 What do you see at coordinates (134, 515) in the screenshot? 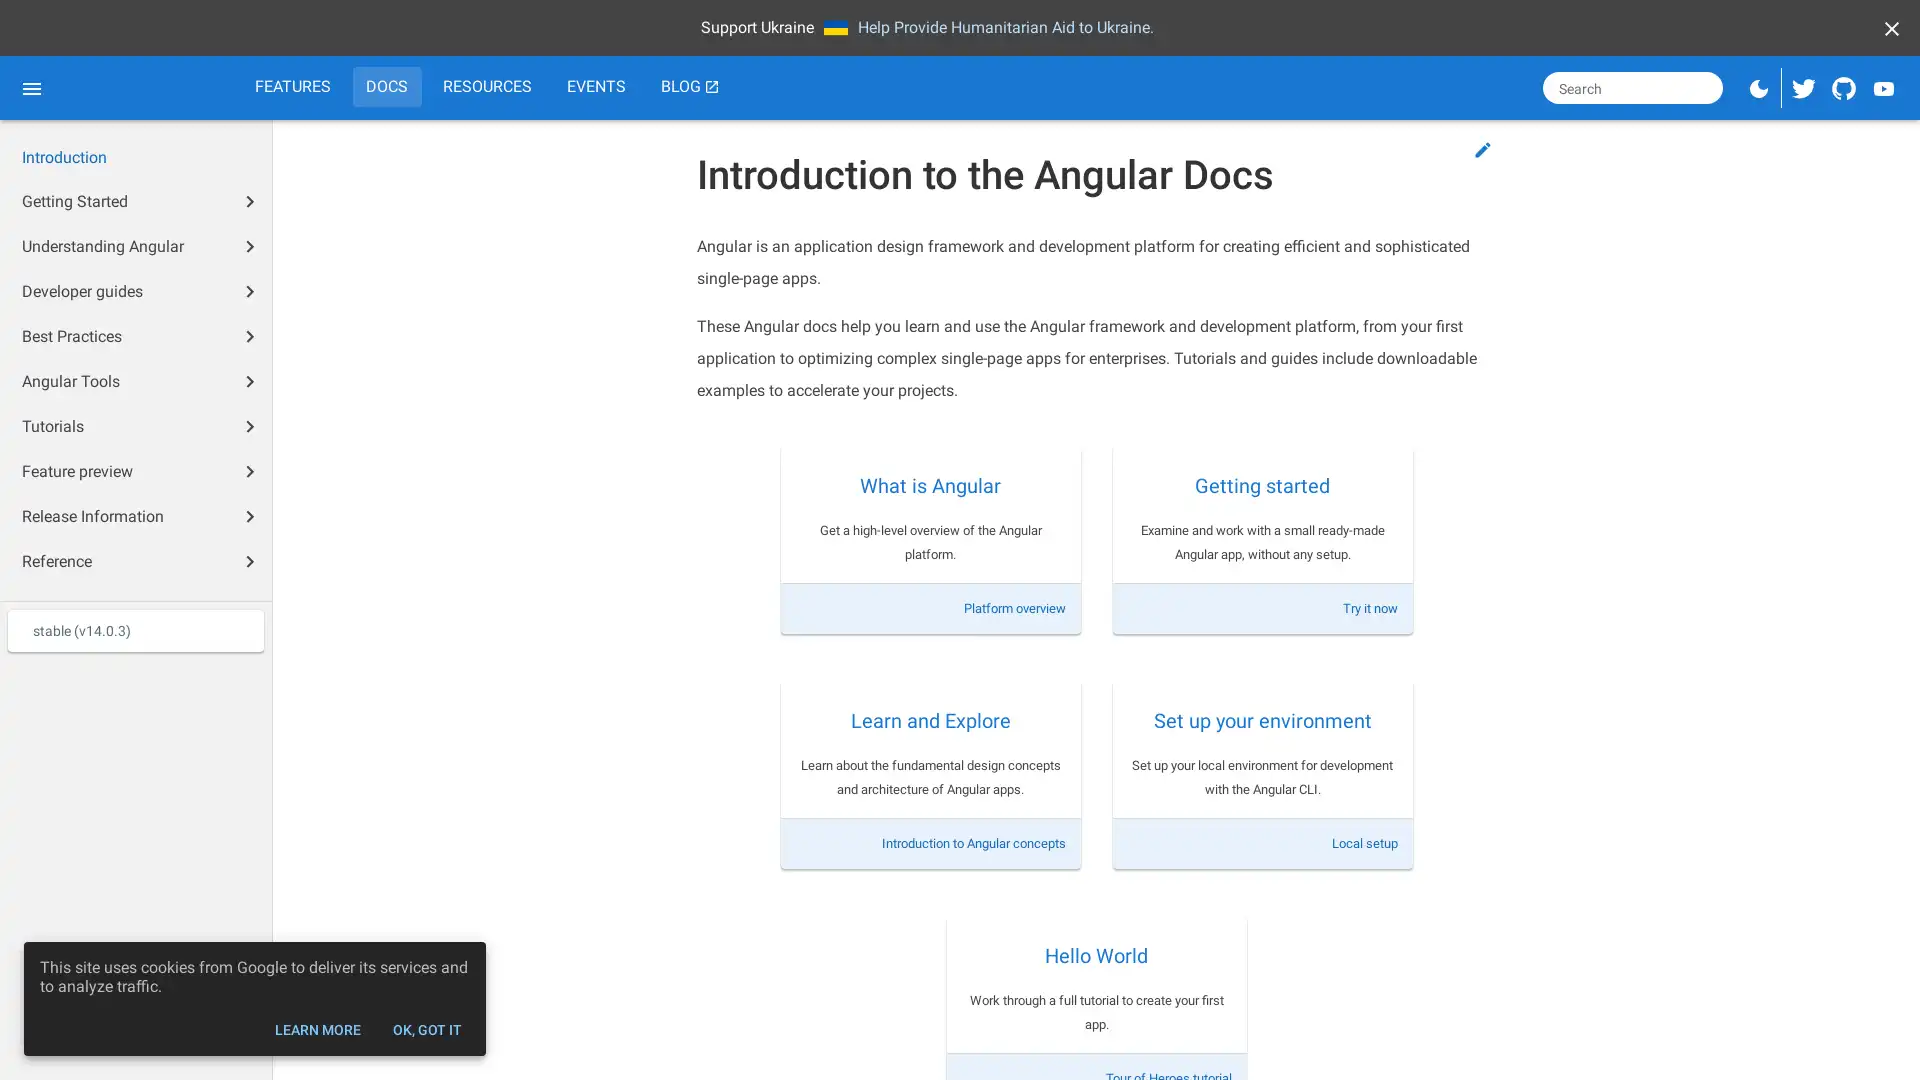
I see `Release Information` at bounding box center [134, 515].